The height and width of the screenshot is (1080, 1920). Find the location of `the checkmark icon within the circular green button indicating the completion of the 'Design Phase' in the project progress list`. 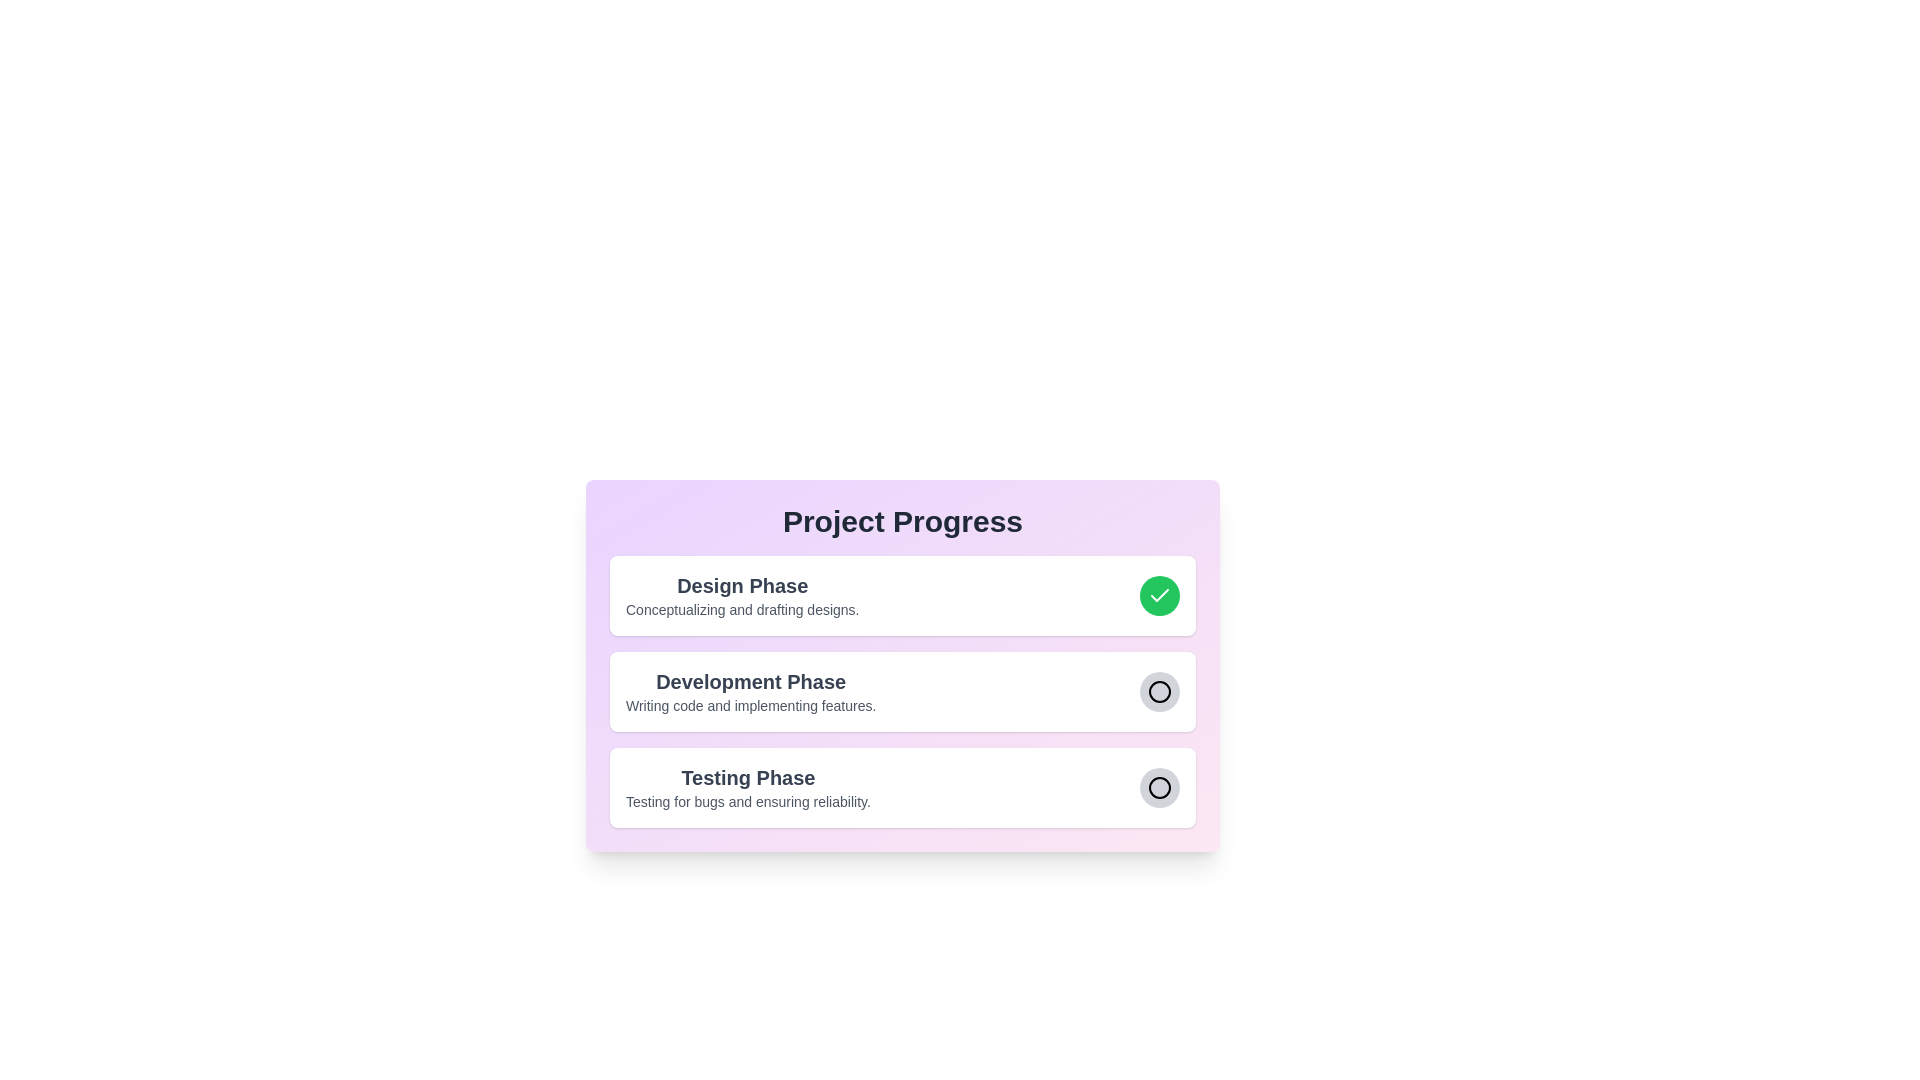

the checkmark icon within the circular green button indicating the completion of the 'Design Phase' in the project progress list is located at coordinates (1160, 594).